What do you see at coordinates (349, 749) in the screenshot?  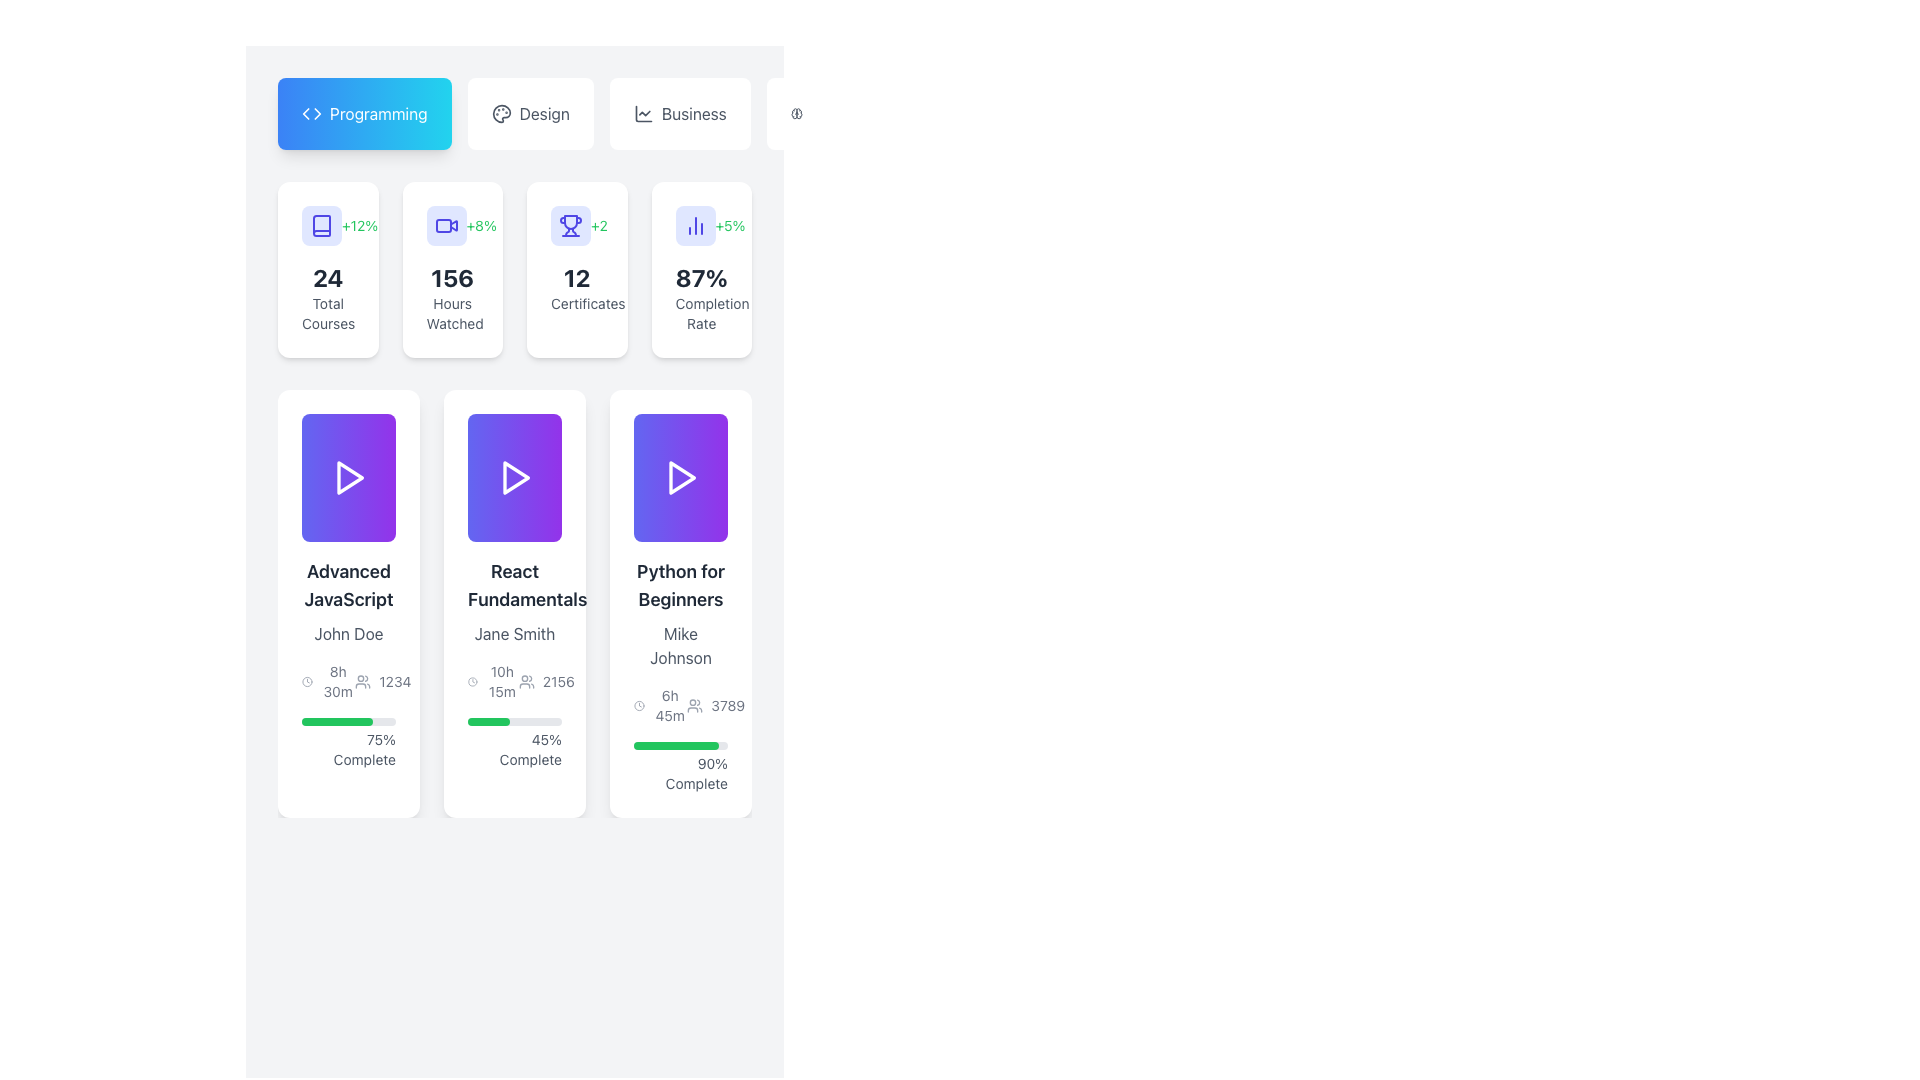 I see `text label that displays the progress status within the 'Advanced JavaScript' card, located directly below the progress bar` at bounding box center [349, 749].